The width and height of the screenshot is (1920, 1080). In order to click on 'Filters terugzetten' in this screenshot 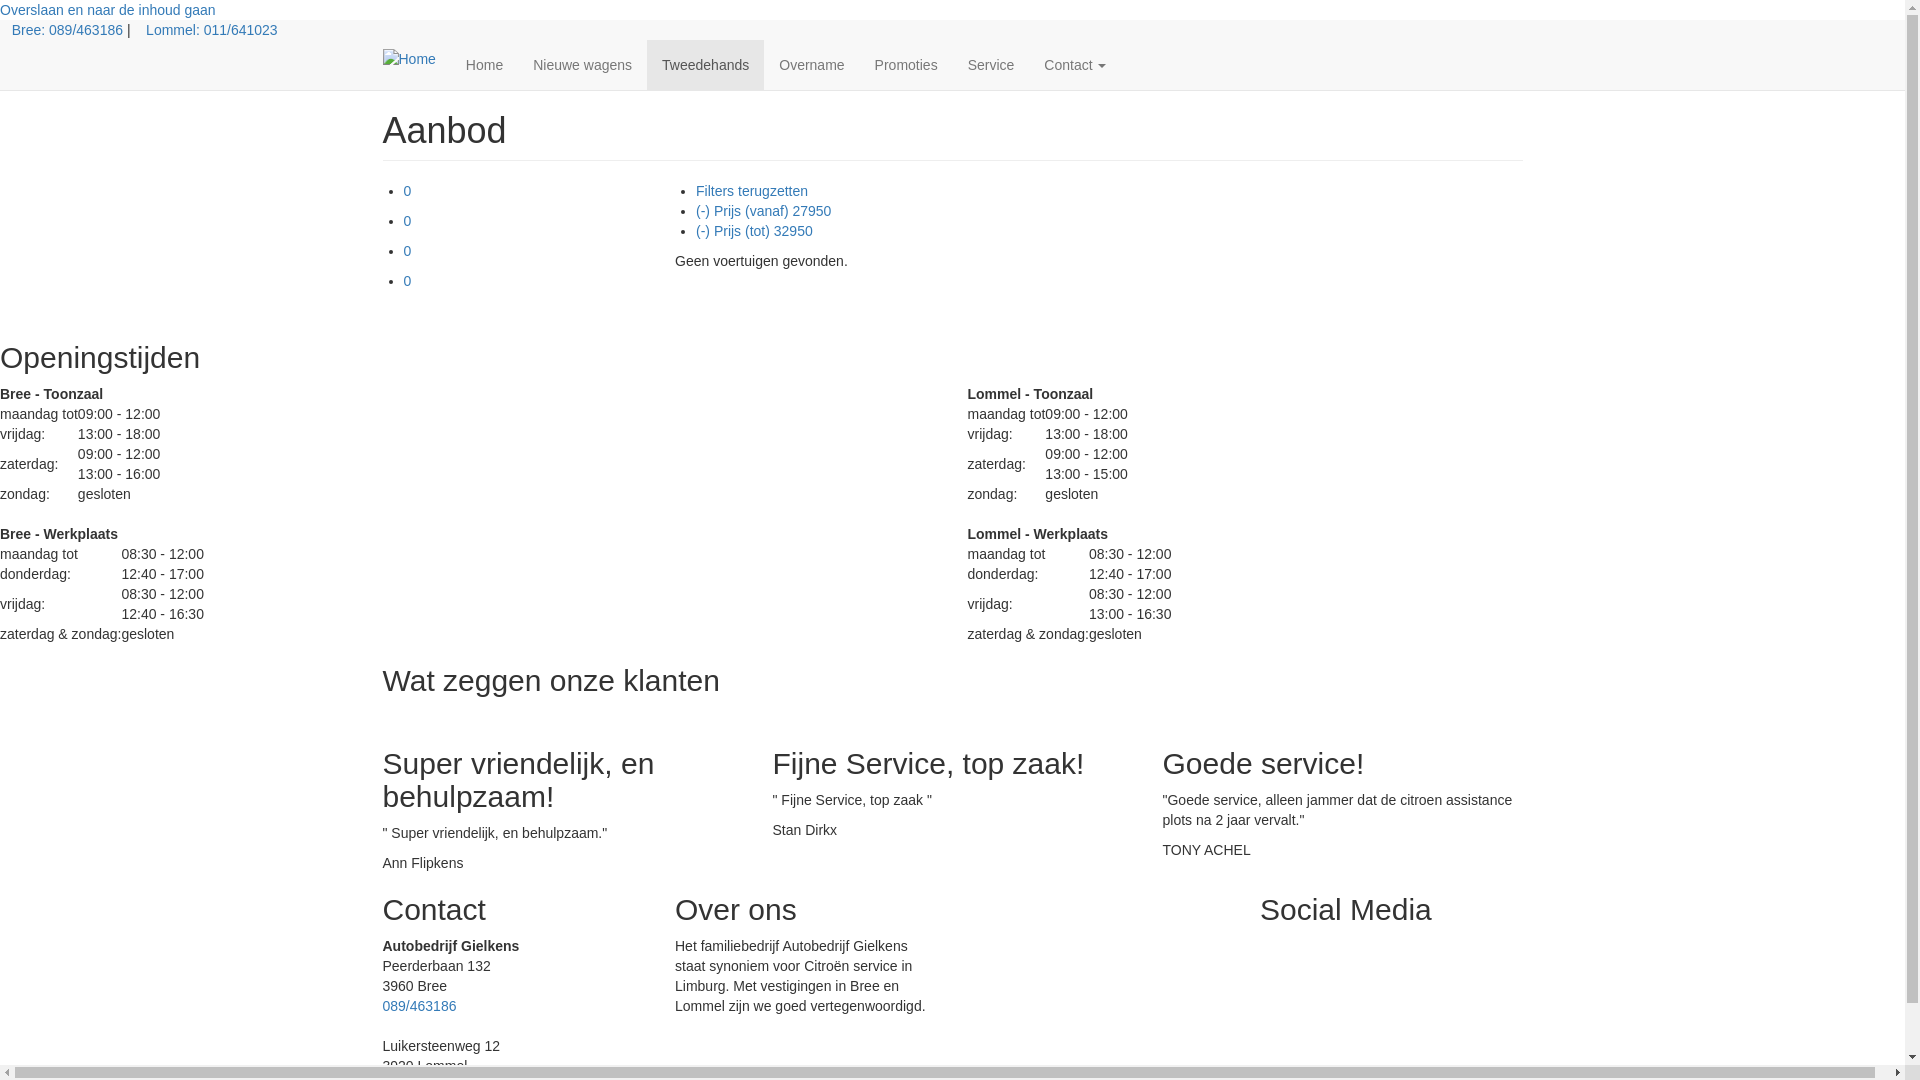, I will do `click(751, 191)`.